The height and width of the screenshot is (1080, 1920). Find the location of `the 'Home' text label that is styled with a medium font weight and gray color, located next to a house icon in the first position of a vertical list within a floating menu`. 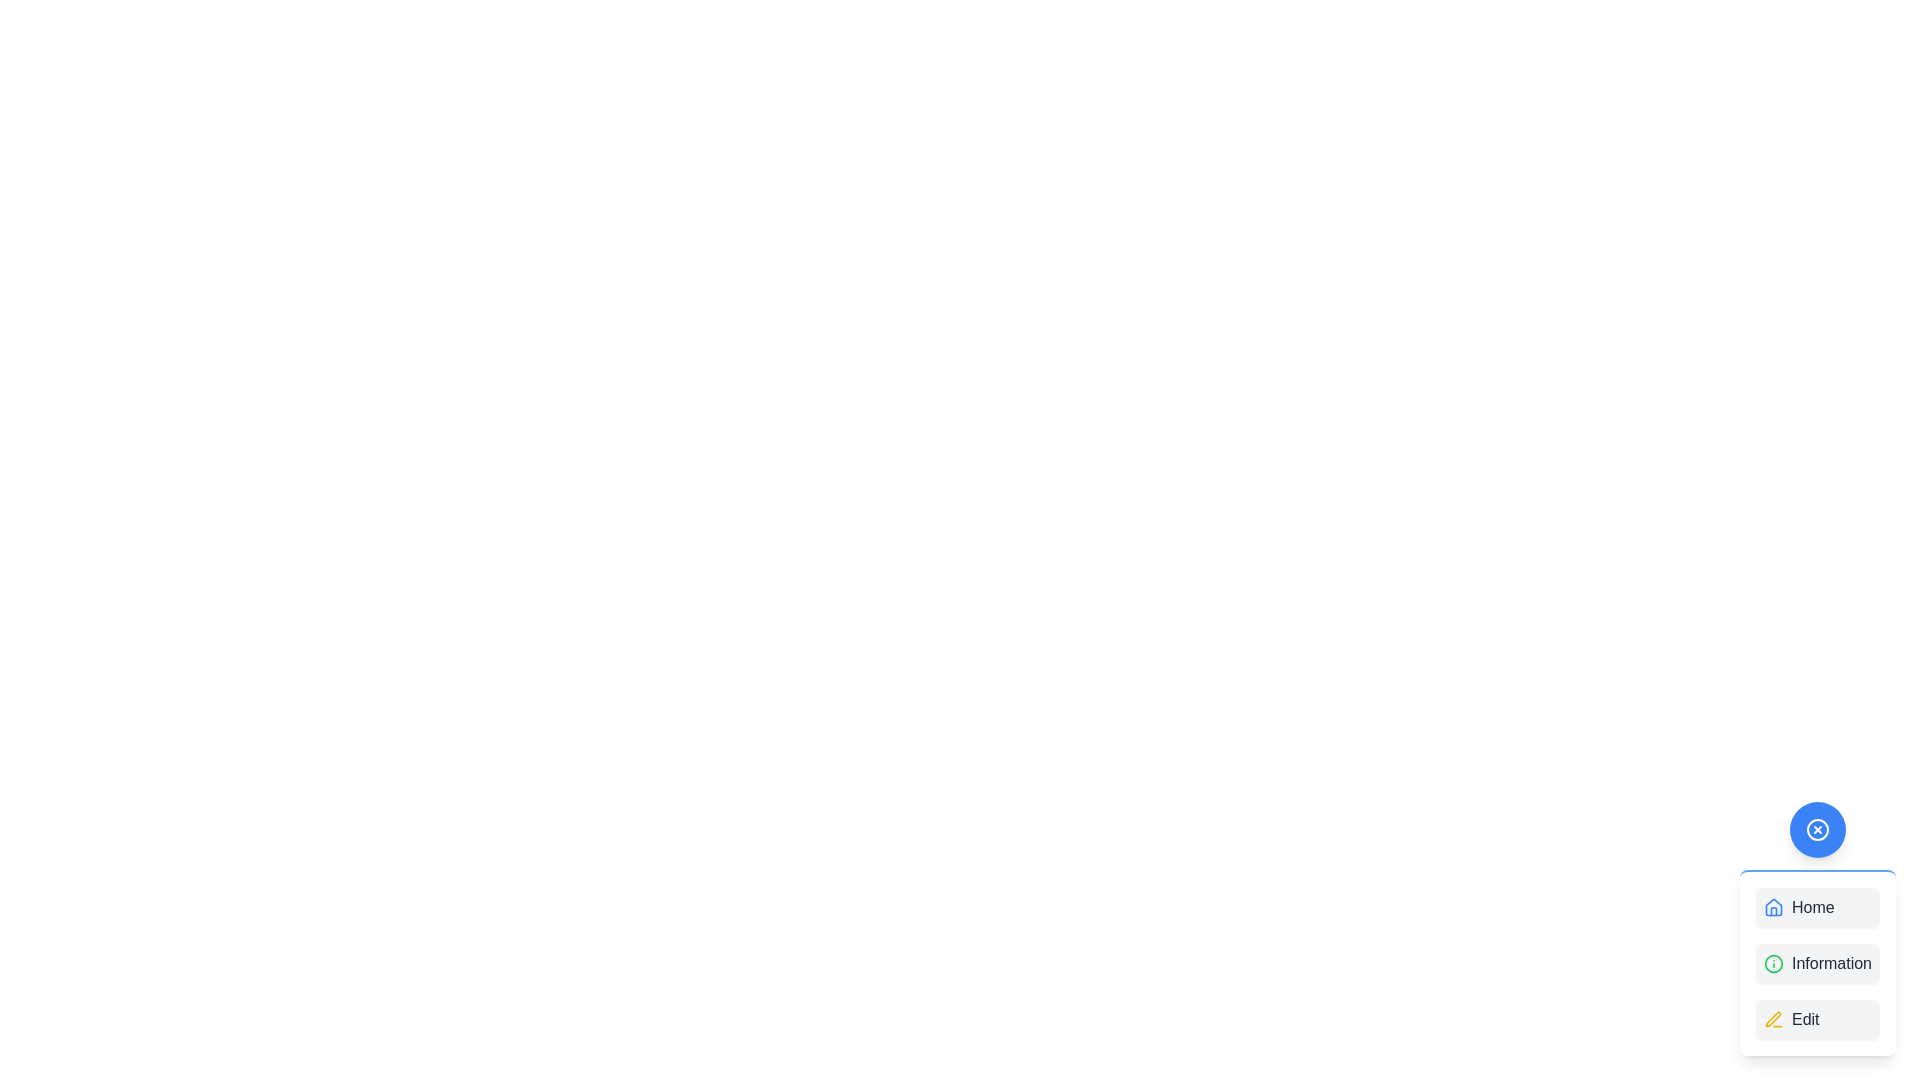

the 'Home' text label that is styled with a medium font weight and gray color, located next to a house icon in the first position of a vertical list within a floating menu is located at coordinates (1813, 907).